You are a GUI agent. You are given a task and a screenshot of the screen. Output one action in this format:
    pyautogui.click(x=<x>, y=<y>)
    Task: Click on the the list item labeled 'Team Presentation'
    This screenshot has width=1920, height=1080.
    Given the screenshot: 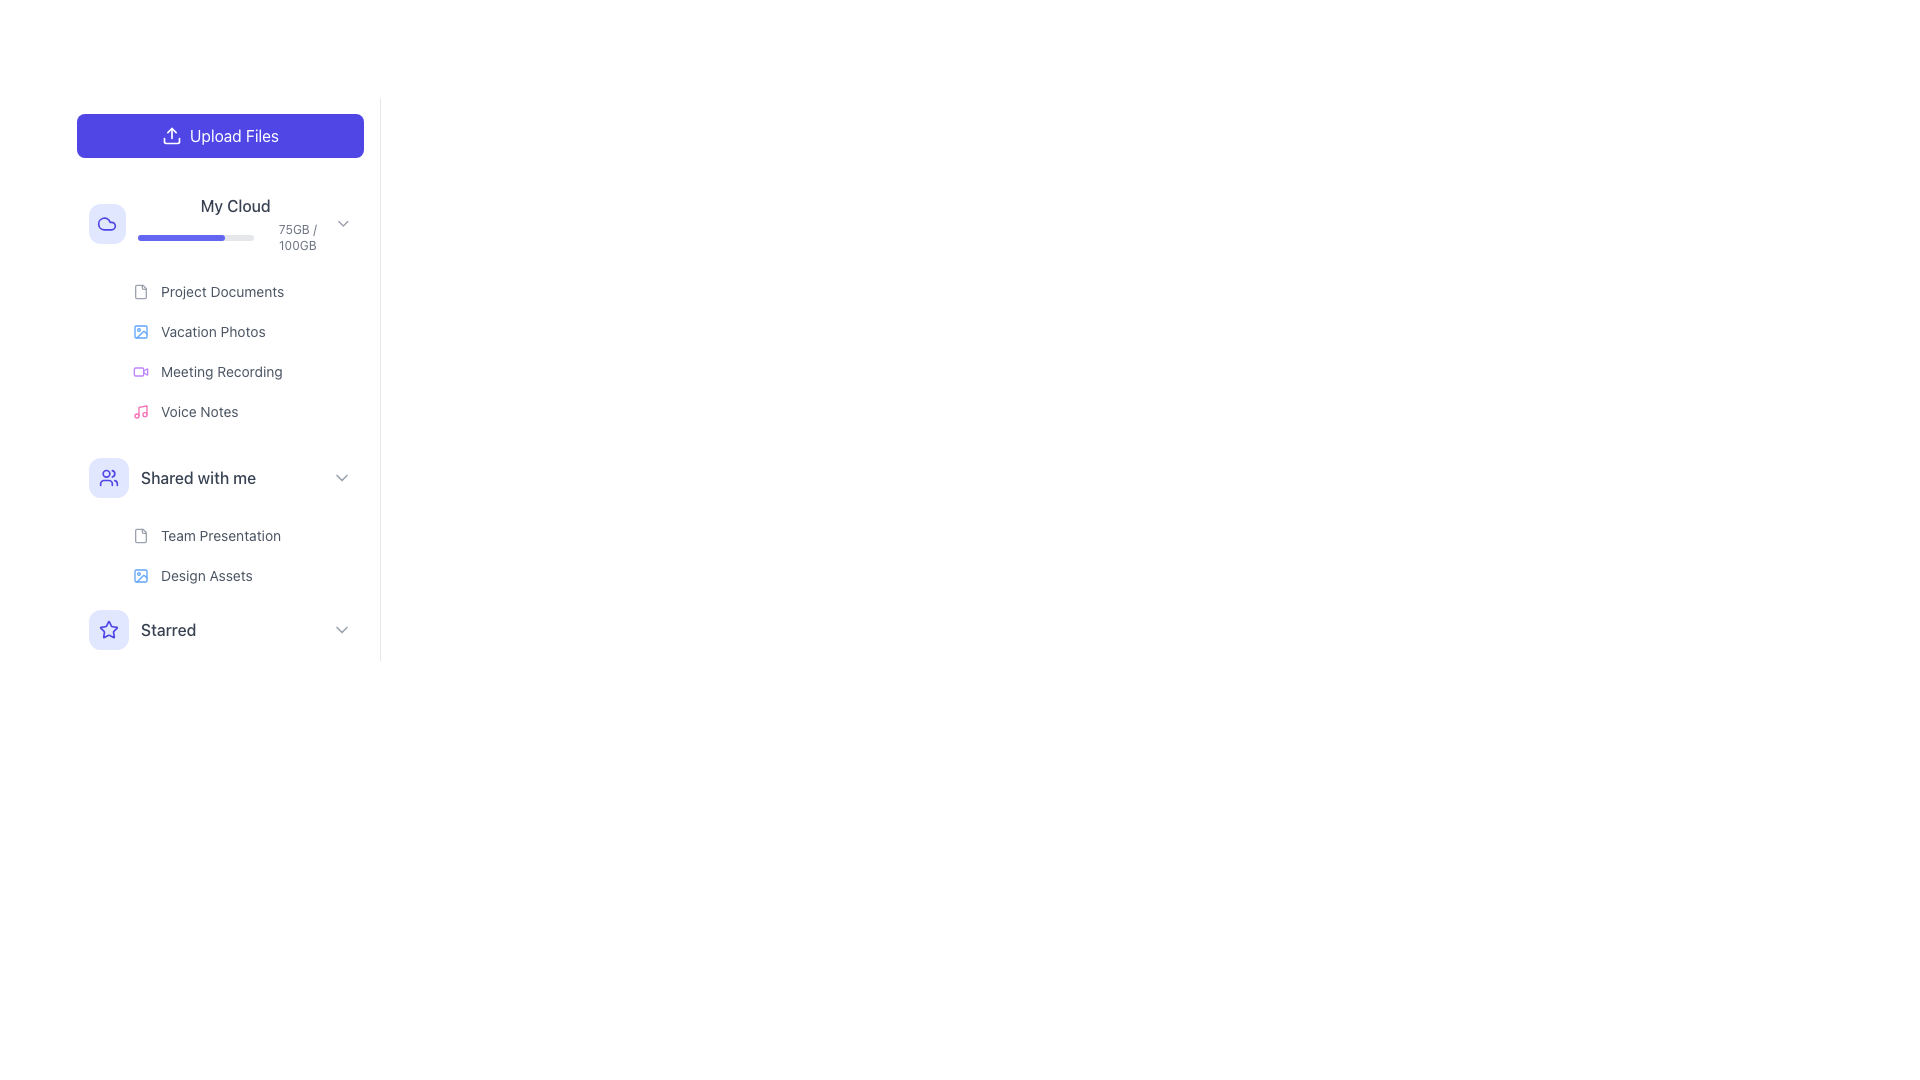 What is the action you would take?
    pyautogui.click(x=206, y=535)
    